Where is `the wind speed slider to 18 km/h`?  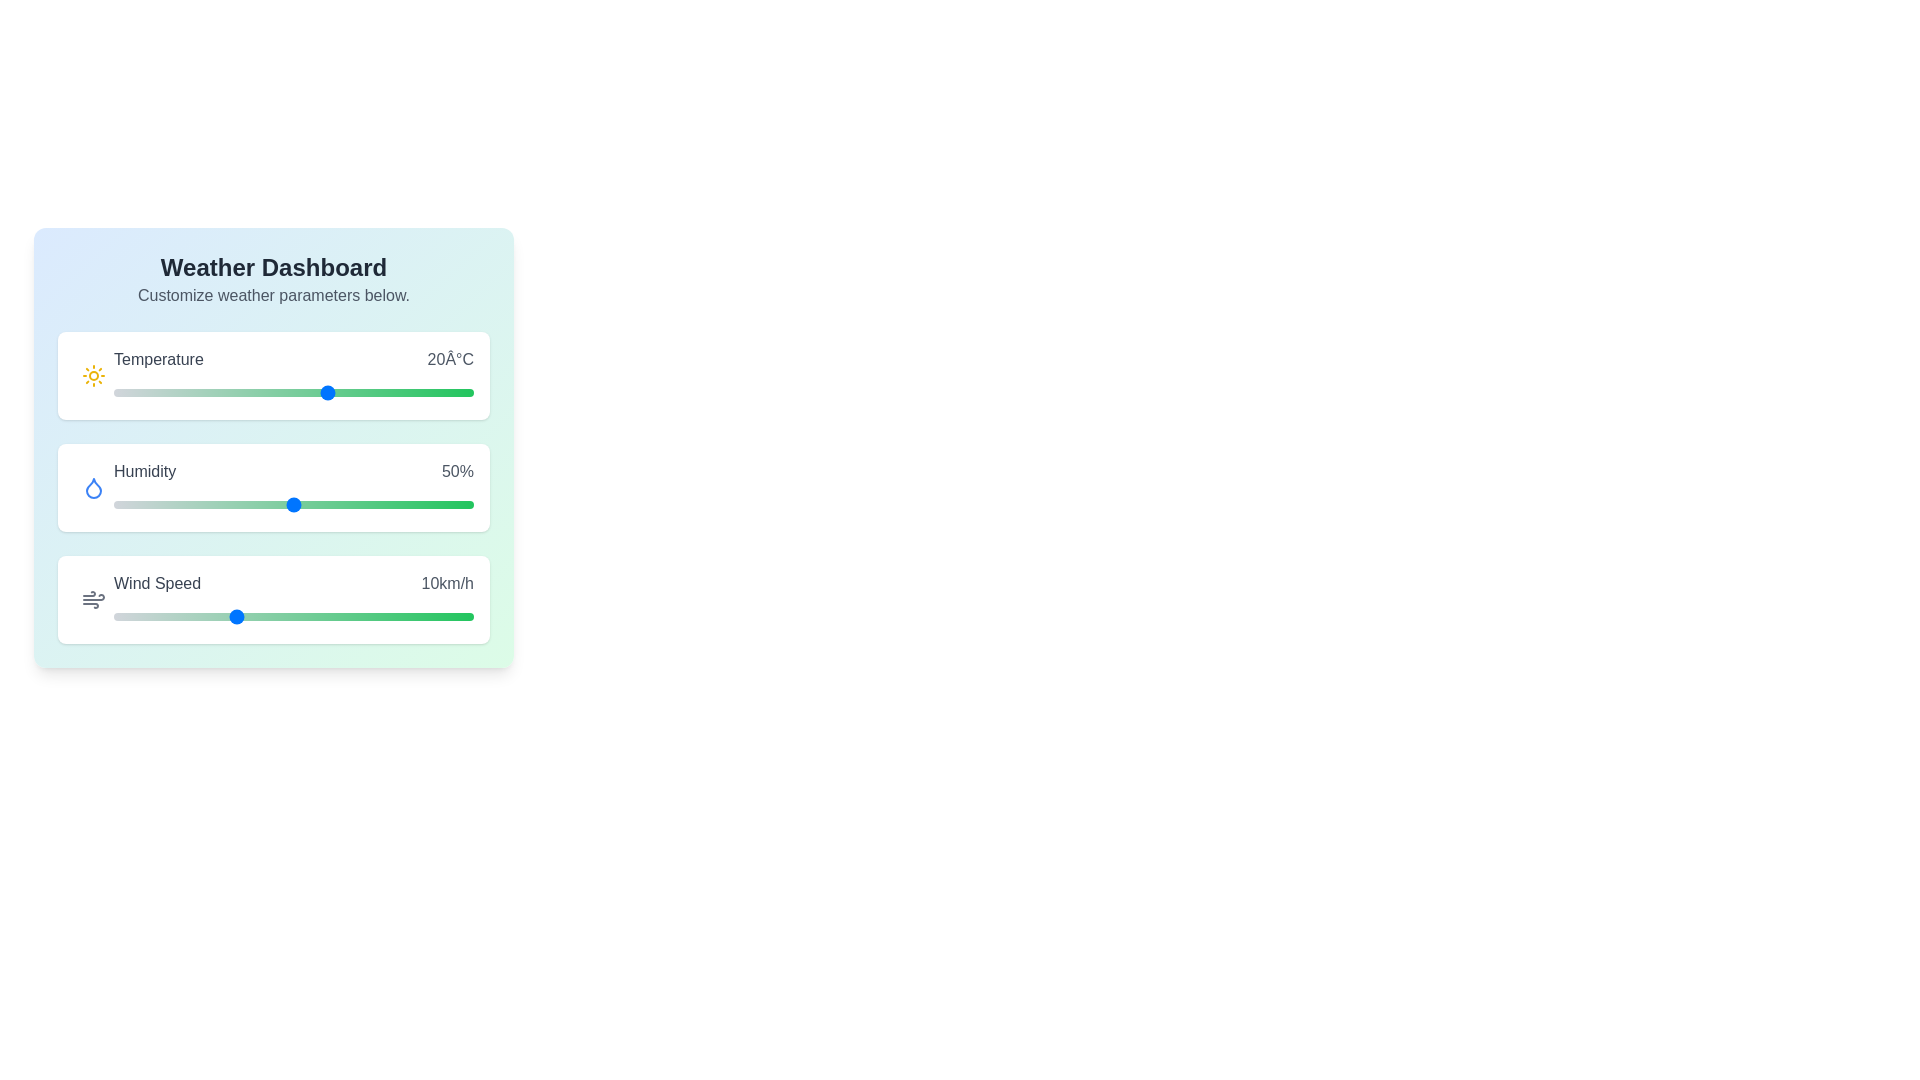
the wind speed slider to 18 km/h is located at coordinates (330, 616).